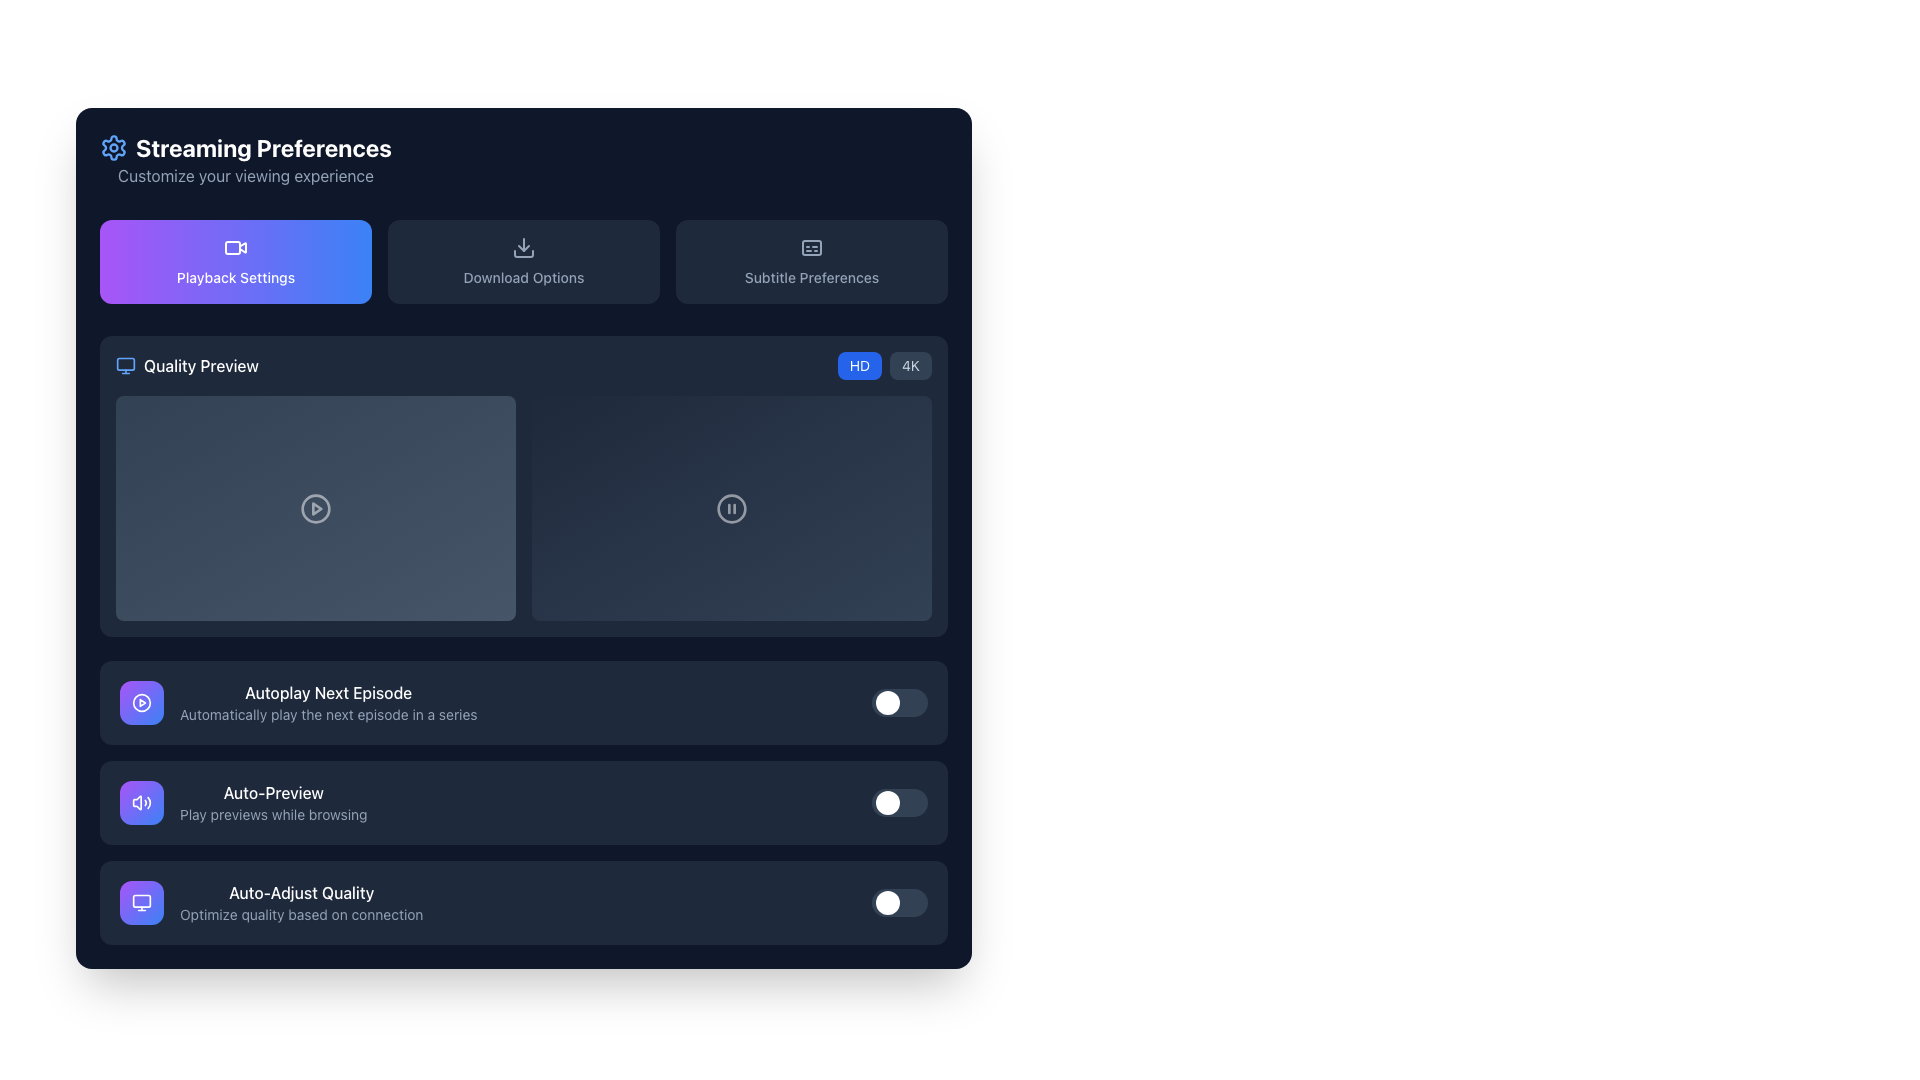  What do you see at coordinates (315, 507) in the screenshot?
I see `the Video preview placeholder located at the leftmost position in the grid layout` at bounding box center [315, 507].